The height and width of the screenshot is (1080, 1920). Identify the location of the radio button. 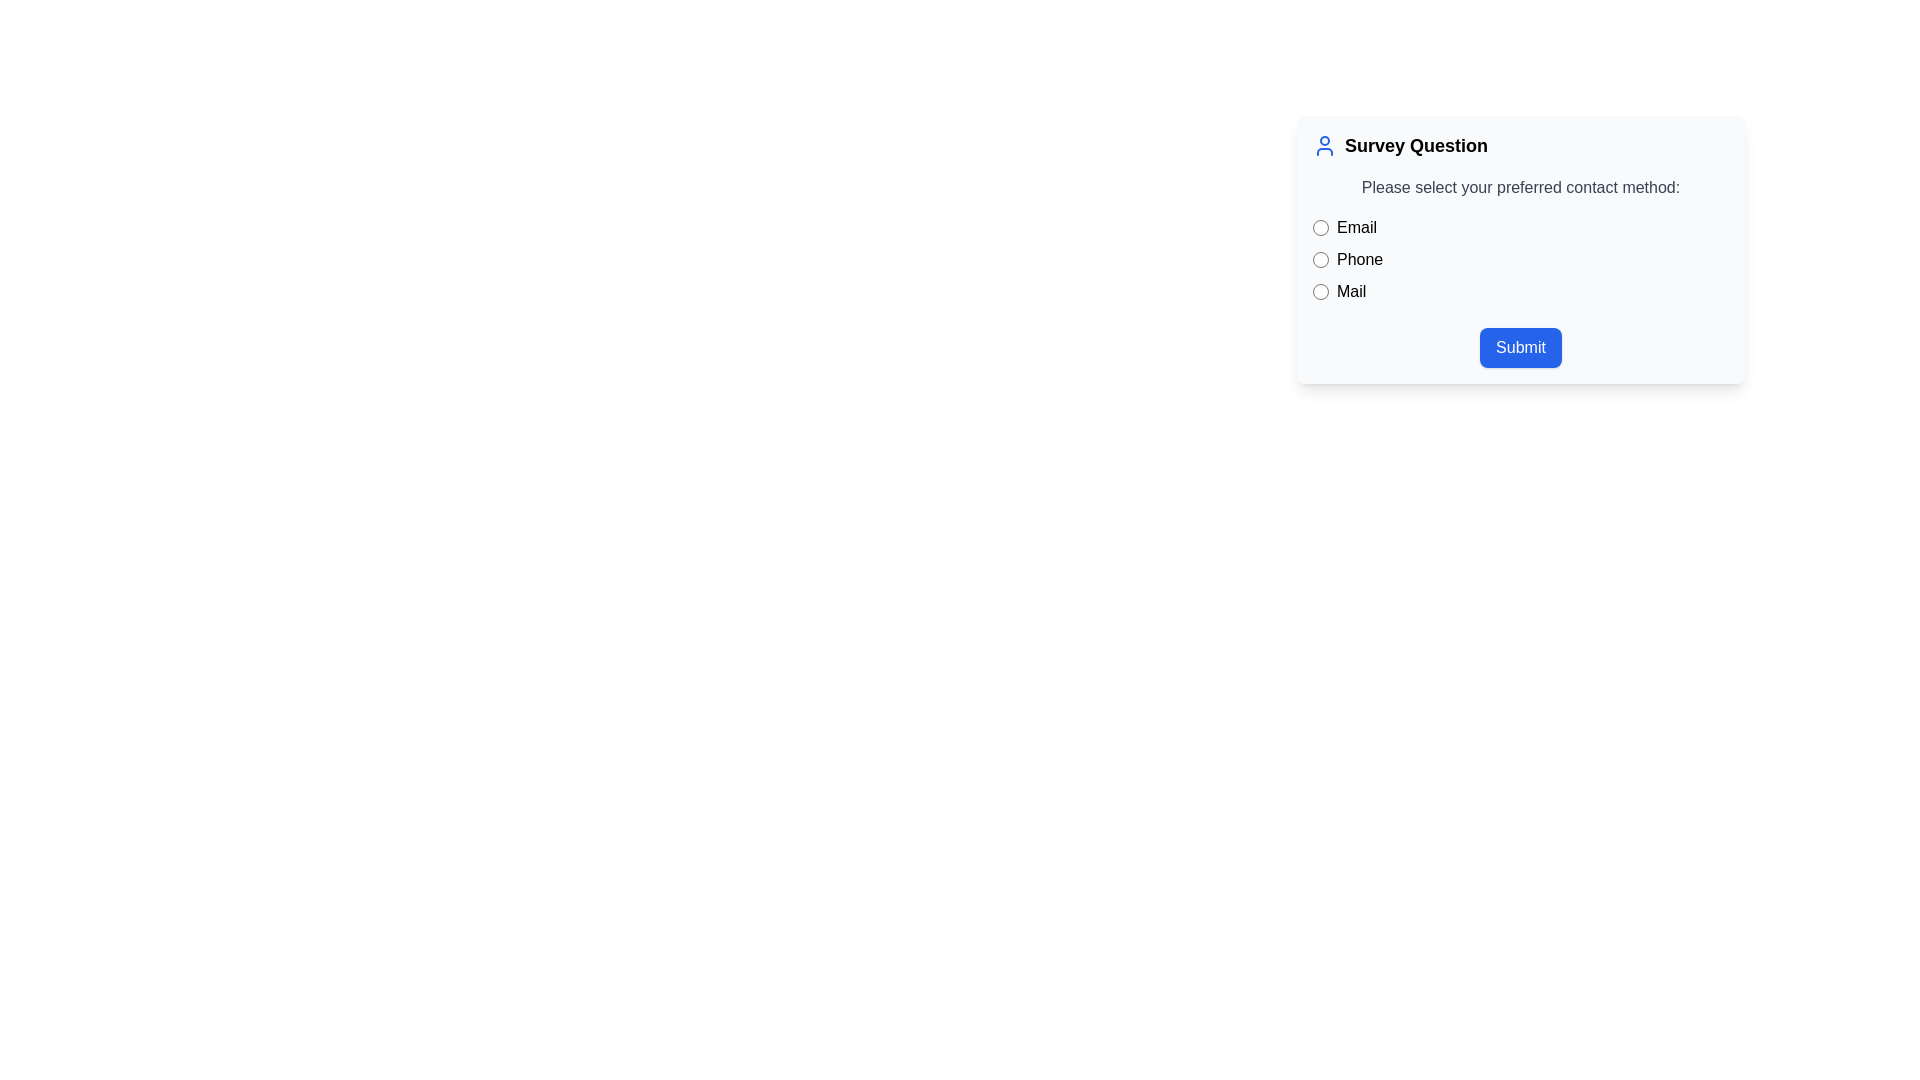
(1320, 226).